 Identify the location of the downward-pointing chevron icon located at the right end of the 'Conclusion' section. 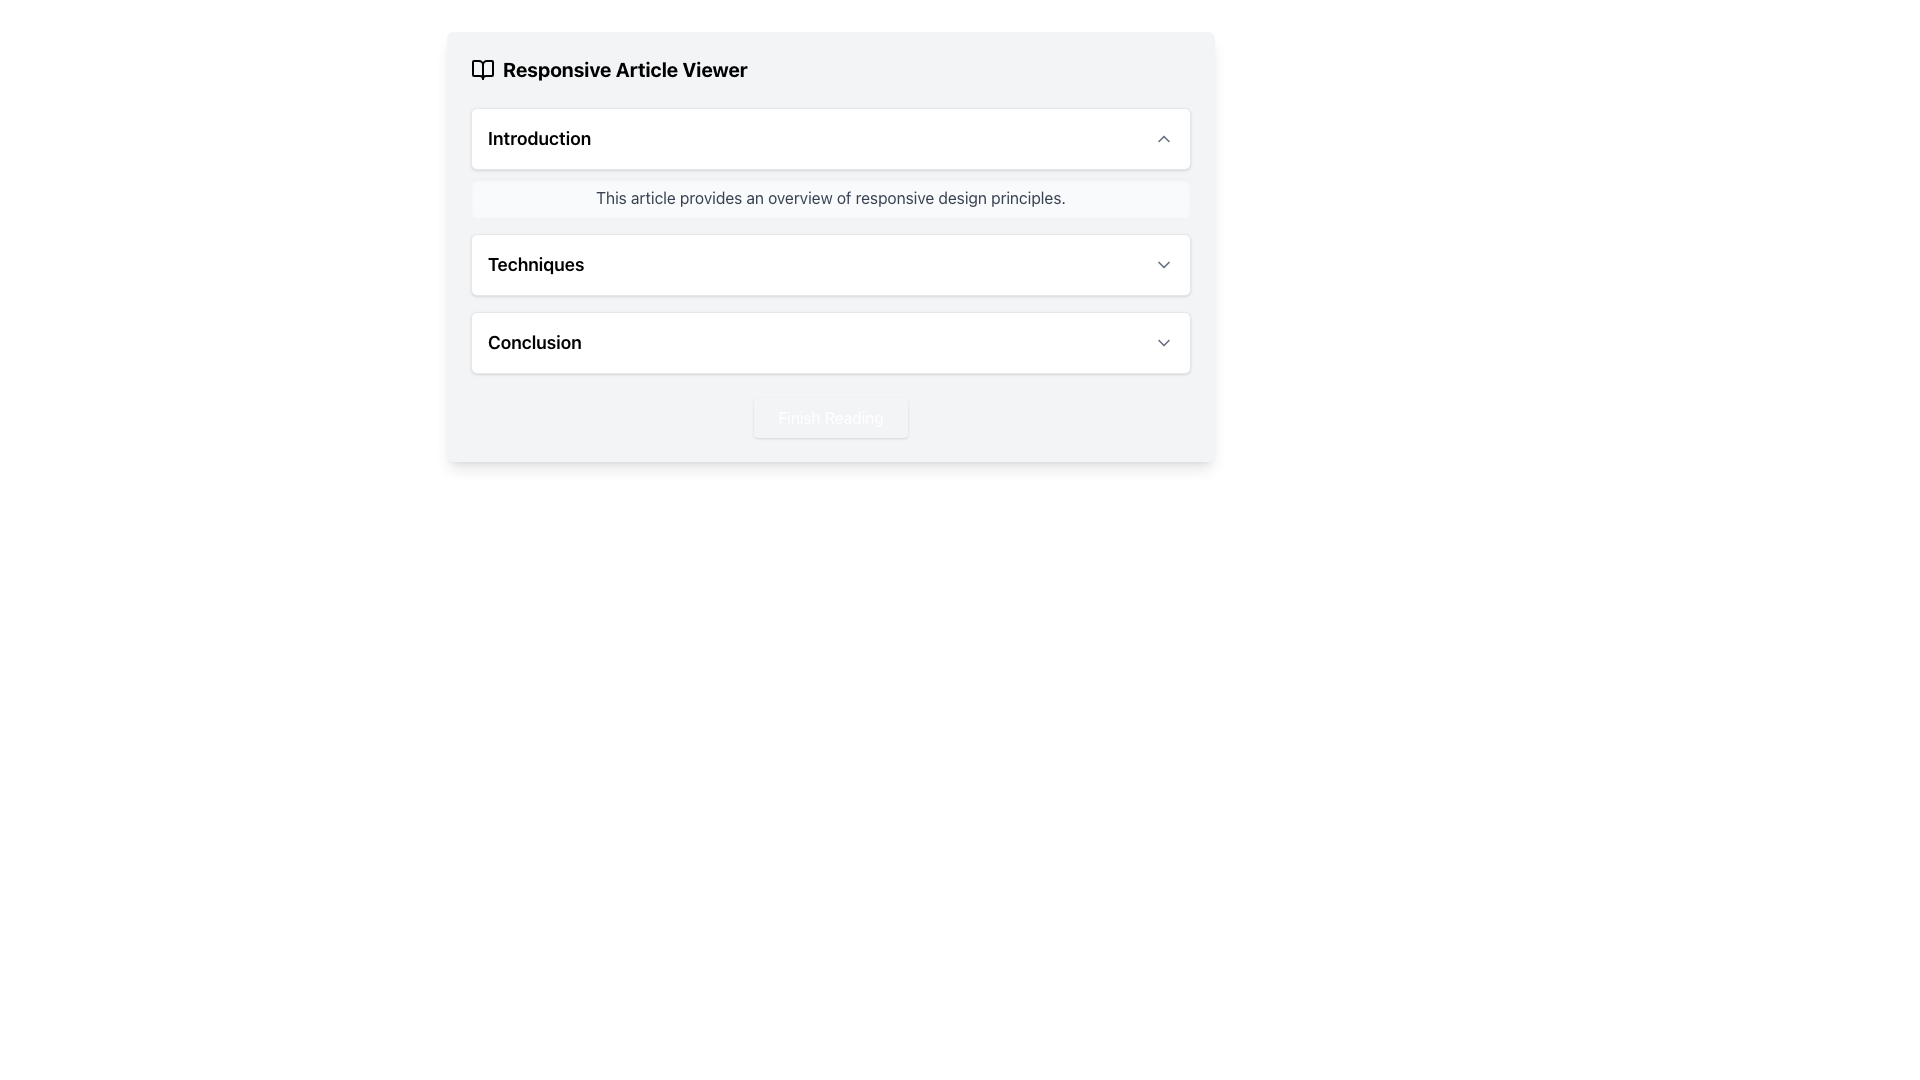
(1163, 342).